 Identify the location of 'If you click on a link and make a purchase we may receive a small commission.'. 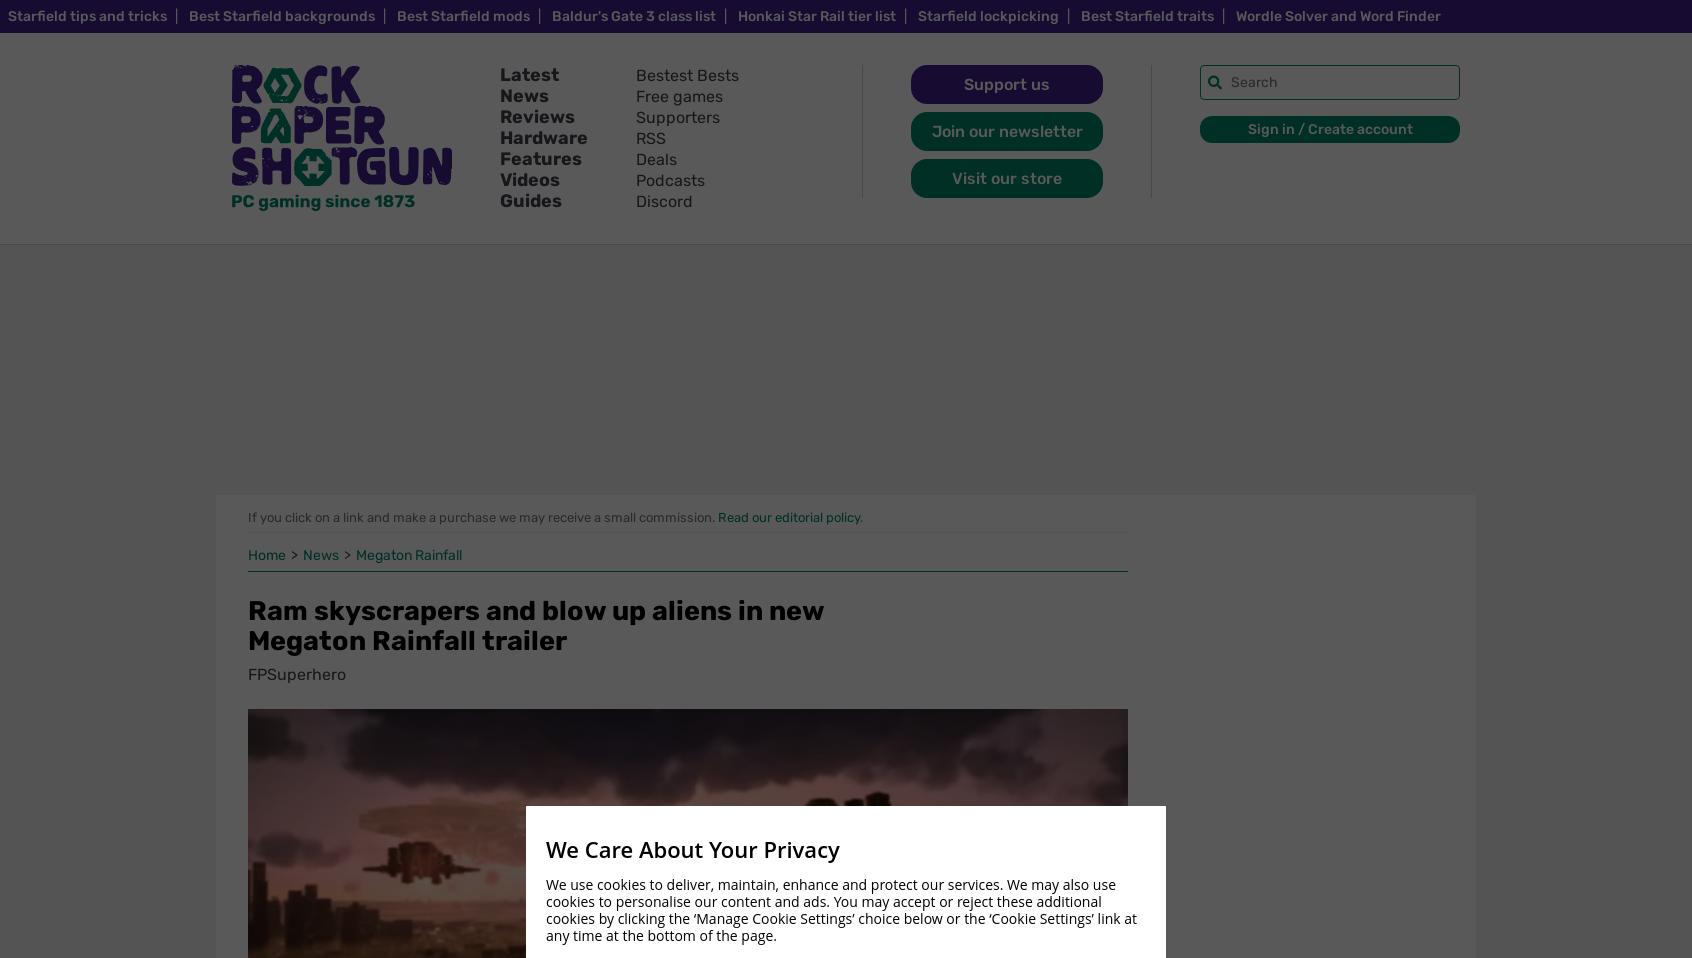
(482, 516).